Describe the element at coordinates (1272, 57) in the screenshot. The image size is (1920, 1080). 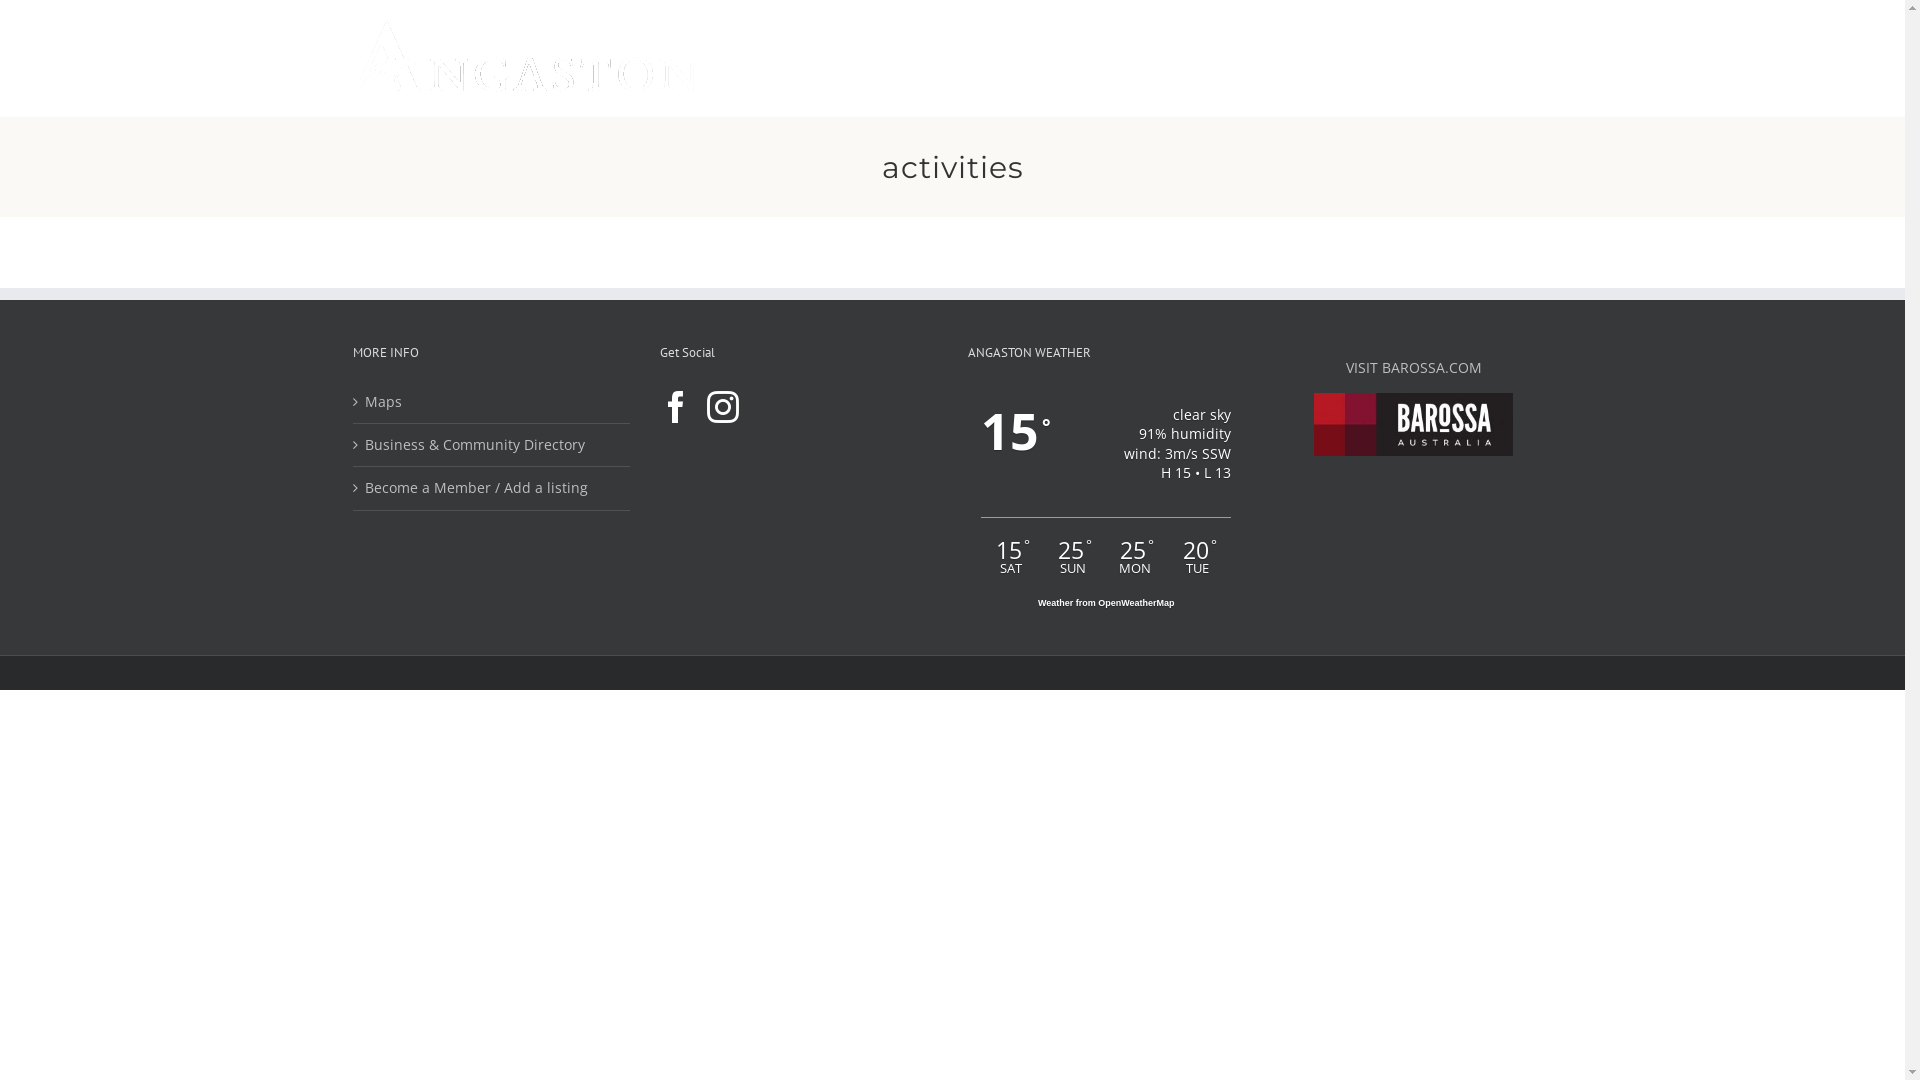
I see `'STAY'` at that location.